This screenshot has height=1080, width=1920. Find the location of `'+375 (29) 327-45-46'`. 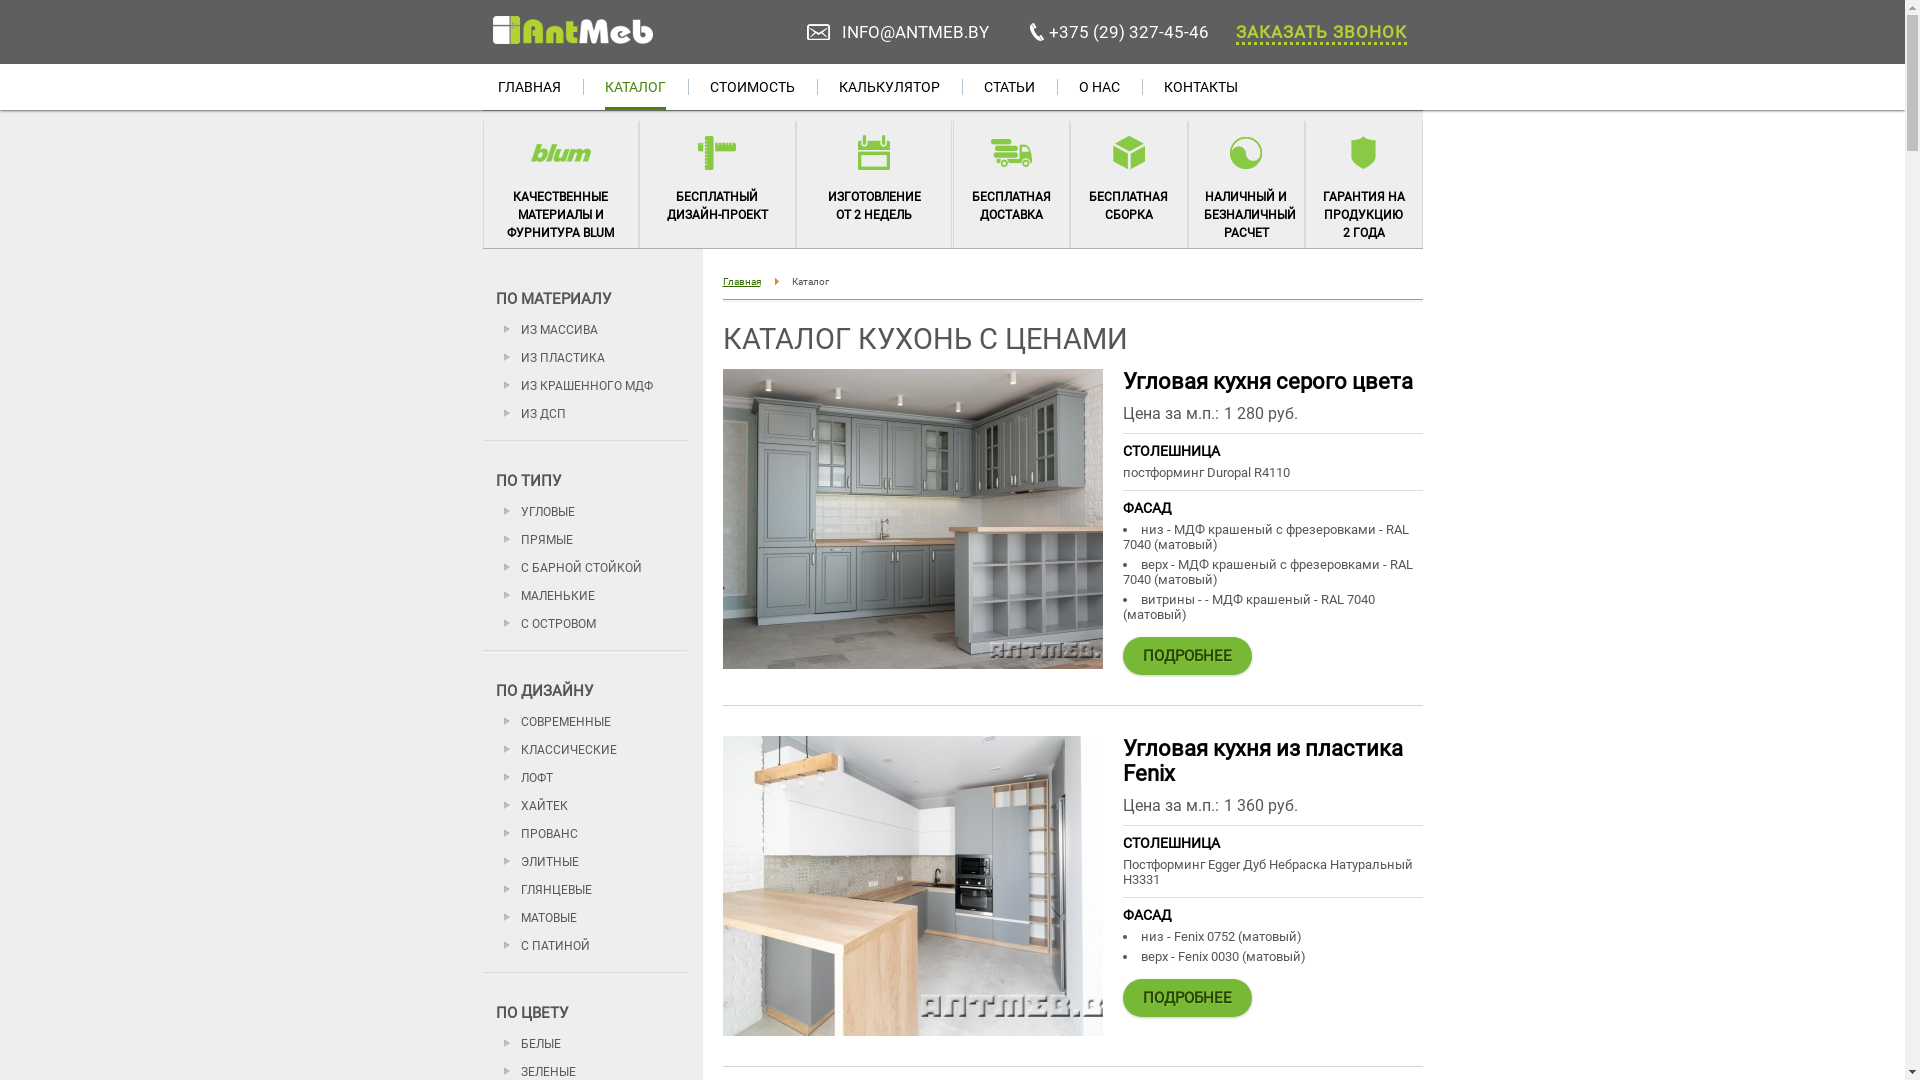

'+375 (29) 327-45-46' is located at coordinates (1128, 31).